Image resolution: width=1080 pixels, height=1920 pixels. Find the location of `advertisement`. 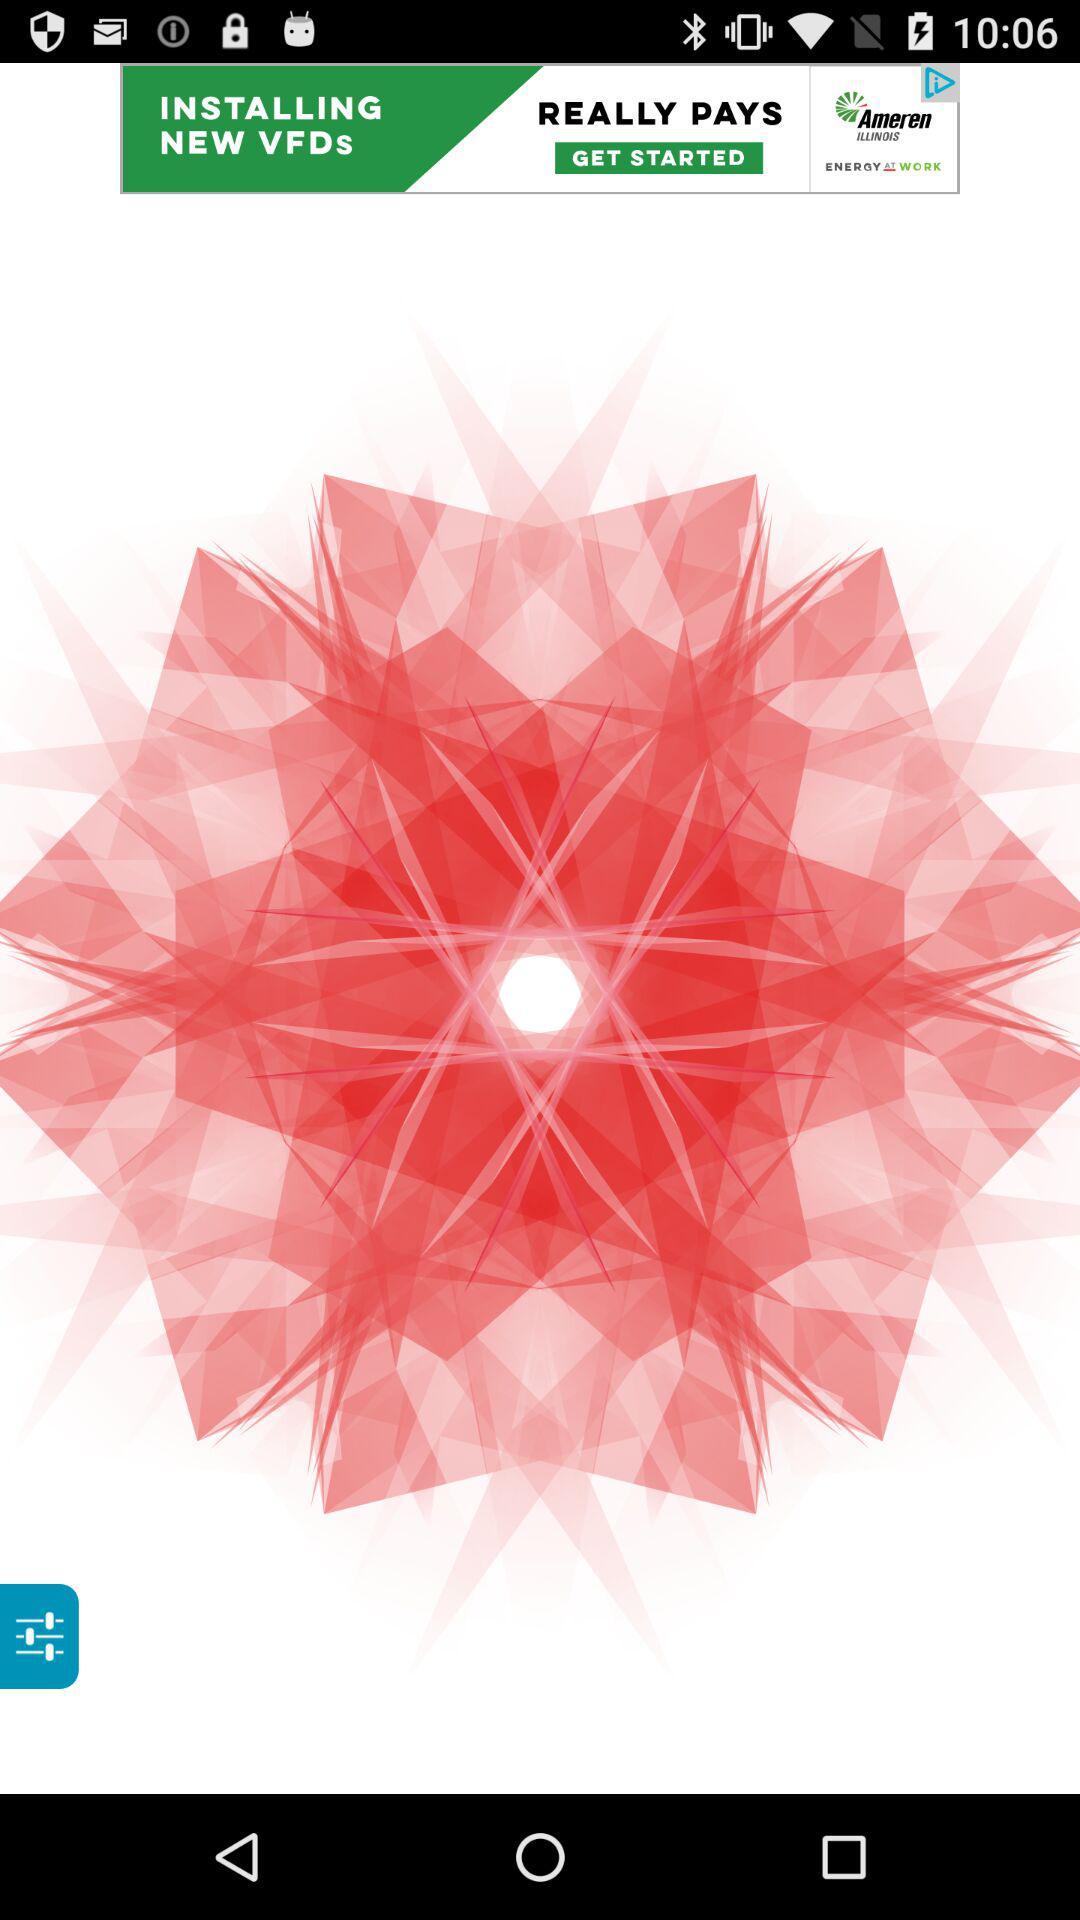

advertisement is located at coordinates (540, 127).